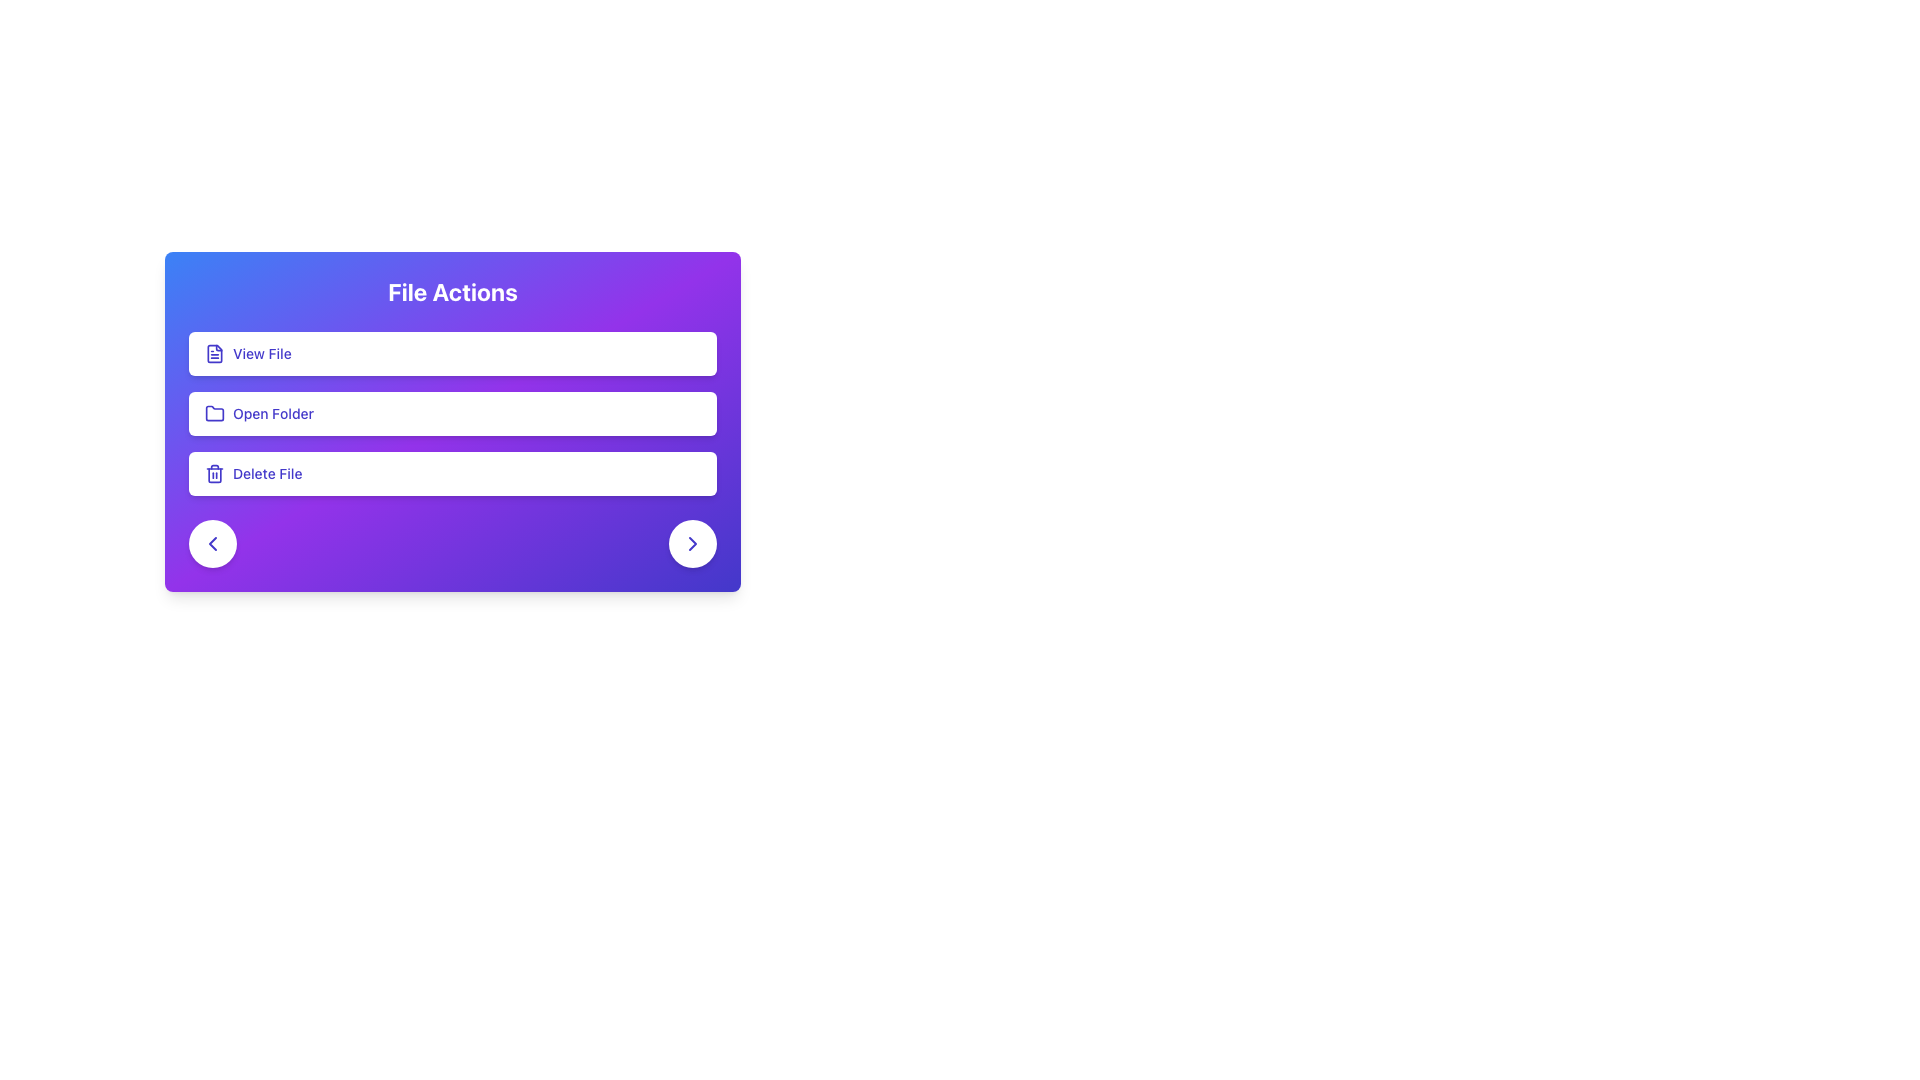 The height and width of the screenshot is (1080, 1920). Describe the element at coordinates (451, 353) in the screenshot. I see `the 'View File' button located at the top of the vertical list of options` at that location.